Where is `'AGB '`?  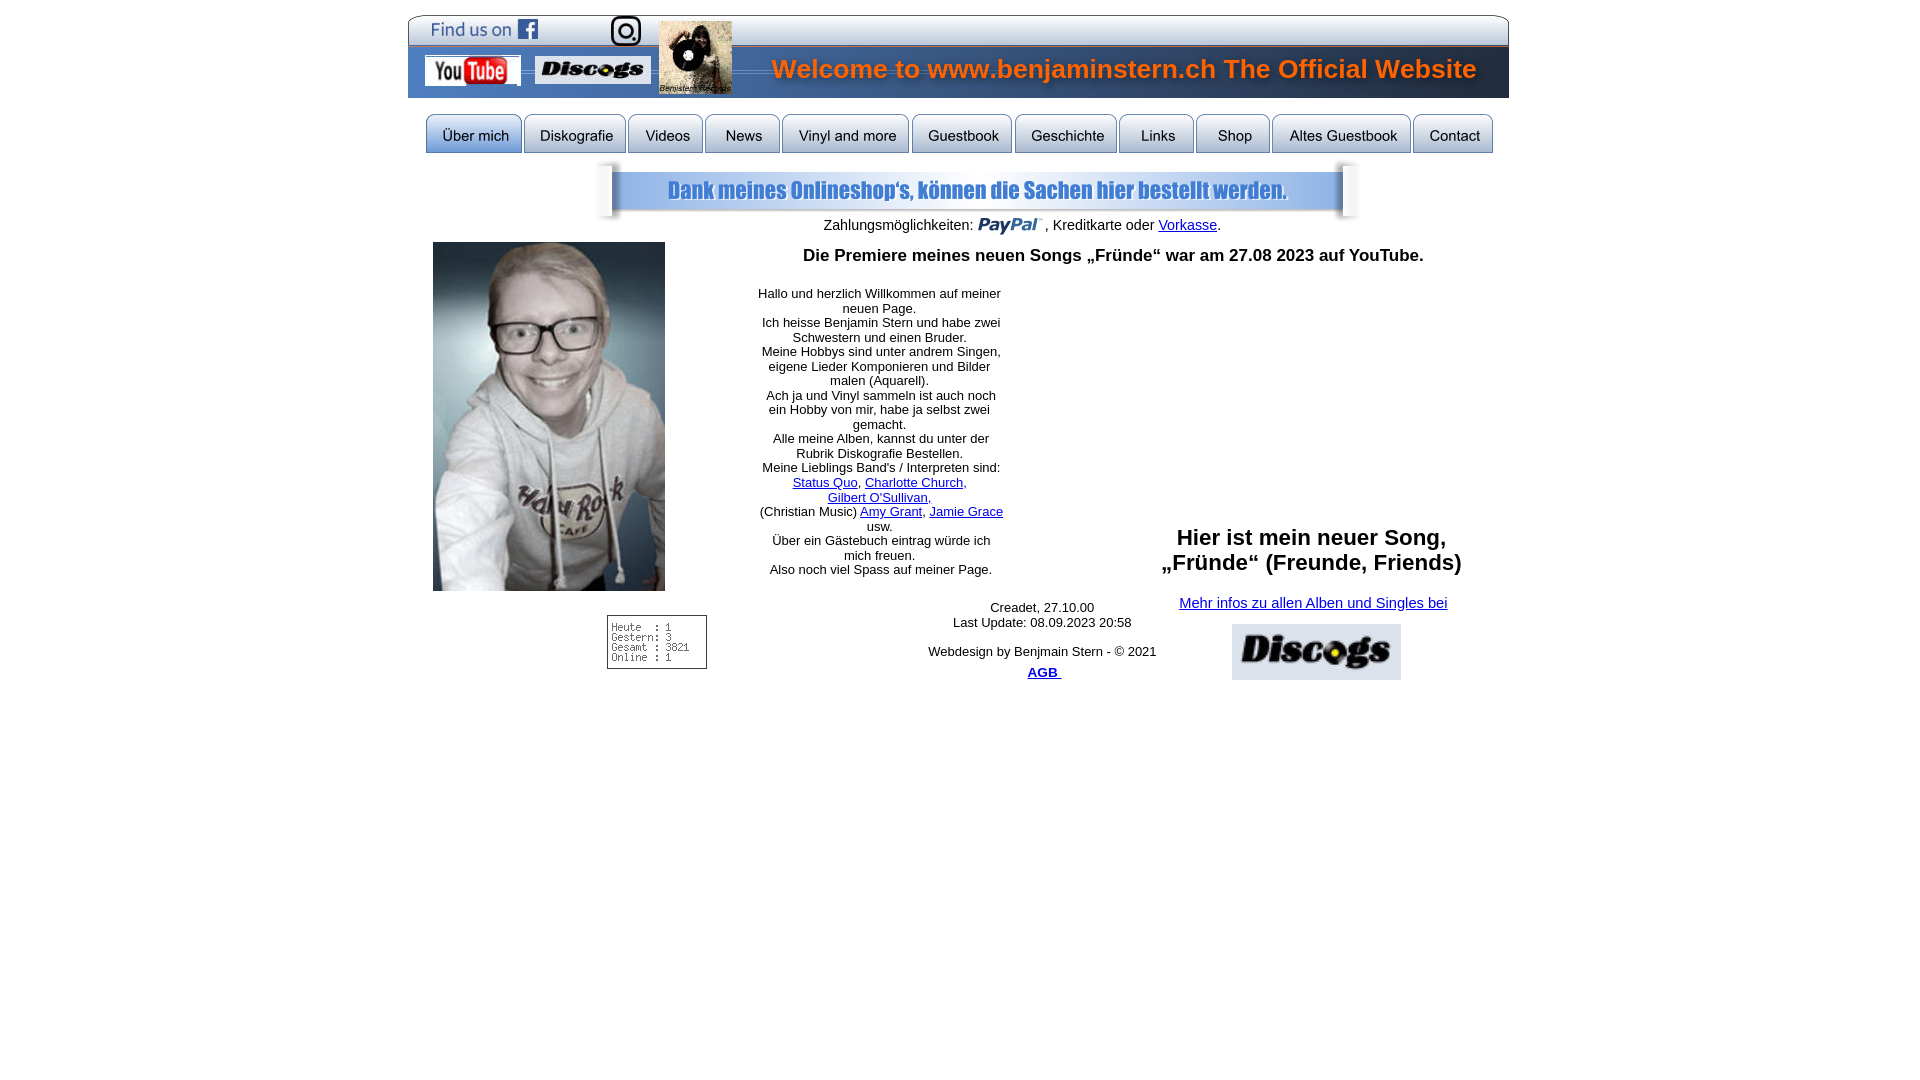 'AGB ' is located at coordinates (1044, 672).